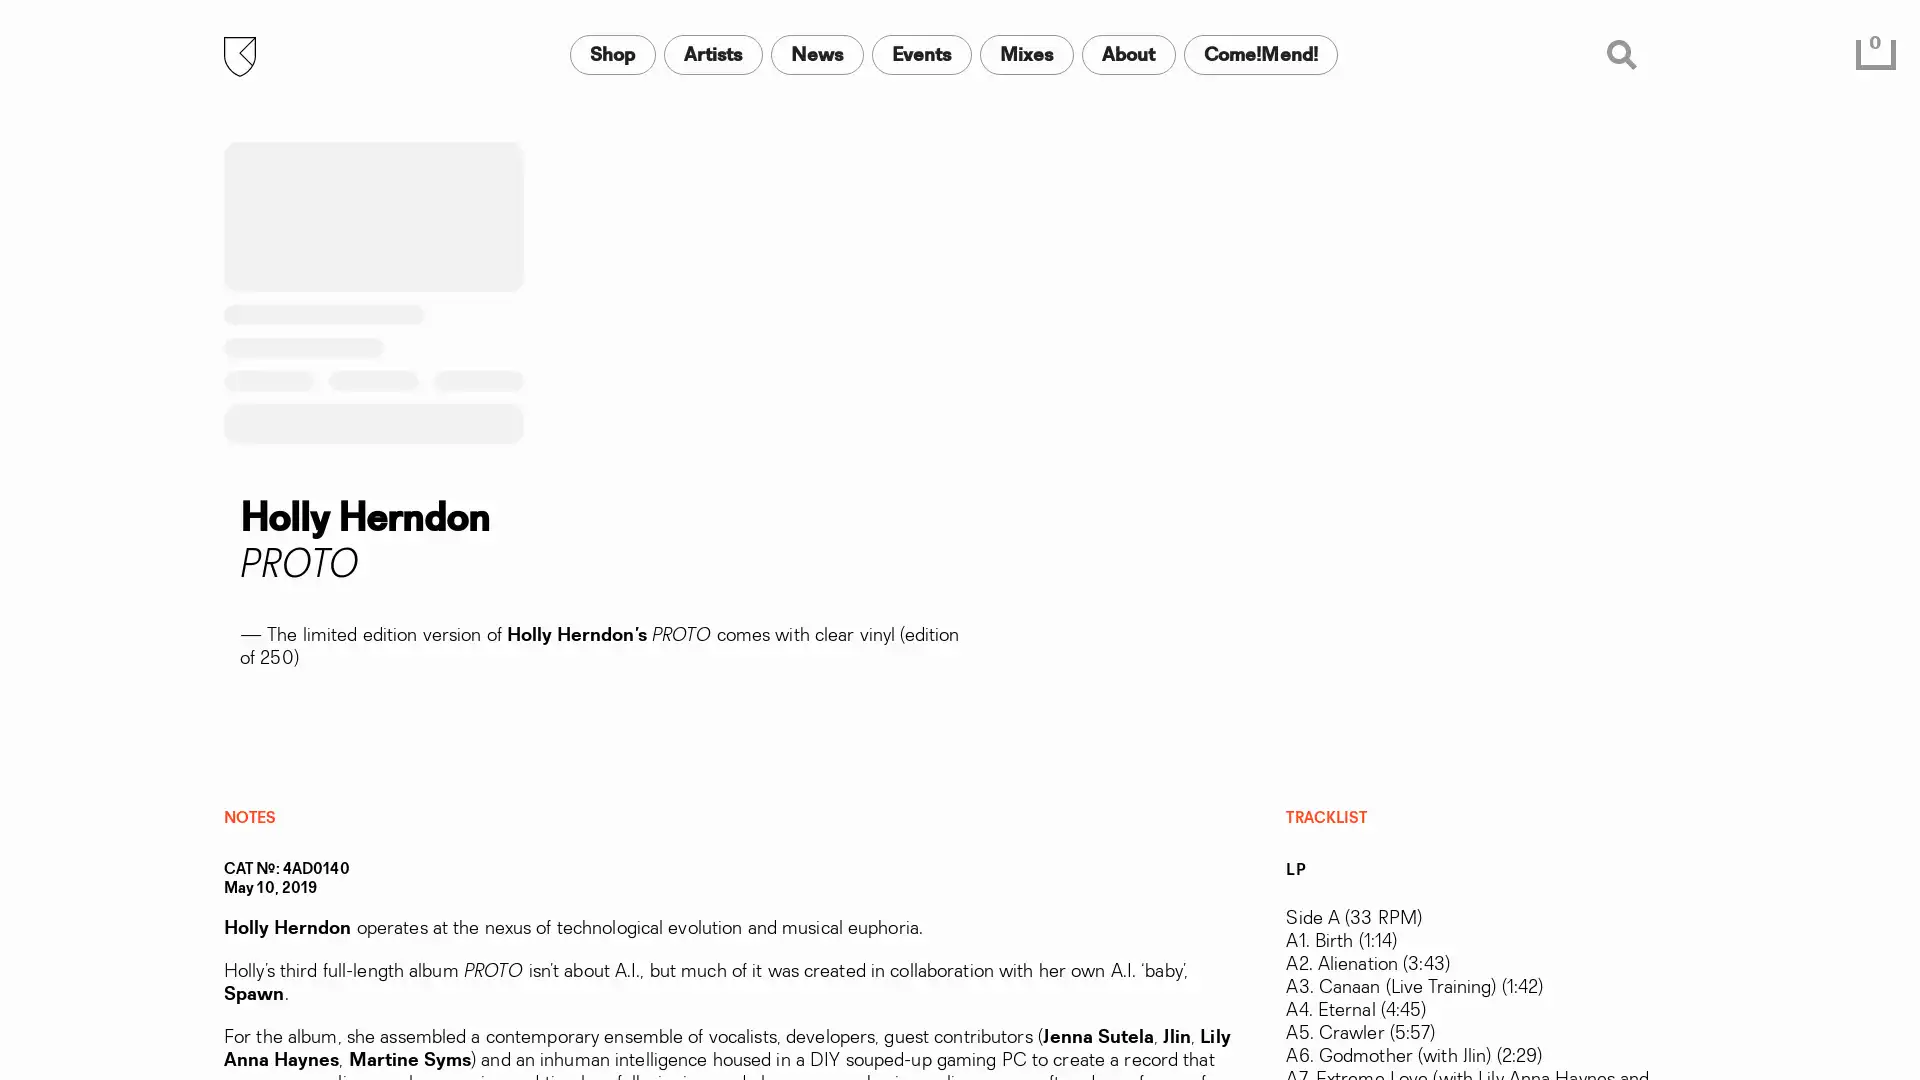 The height and width of the screenshot is (1080, 1920). Describe the element at coordinates (1875, 53) in the screenshot. I see `0` at that location.